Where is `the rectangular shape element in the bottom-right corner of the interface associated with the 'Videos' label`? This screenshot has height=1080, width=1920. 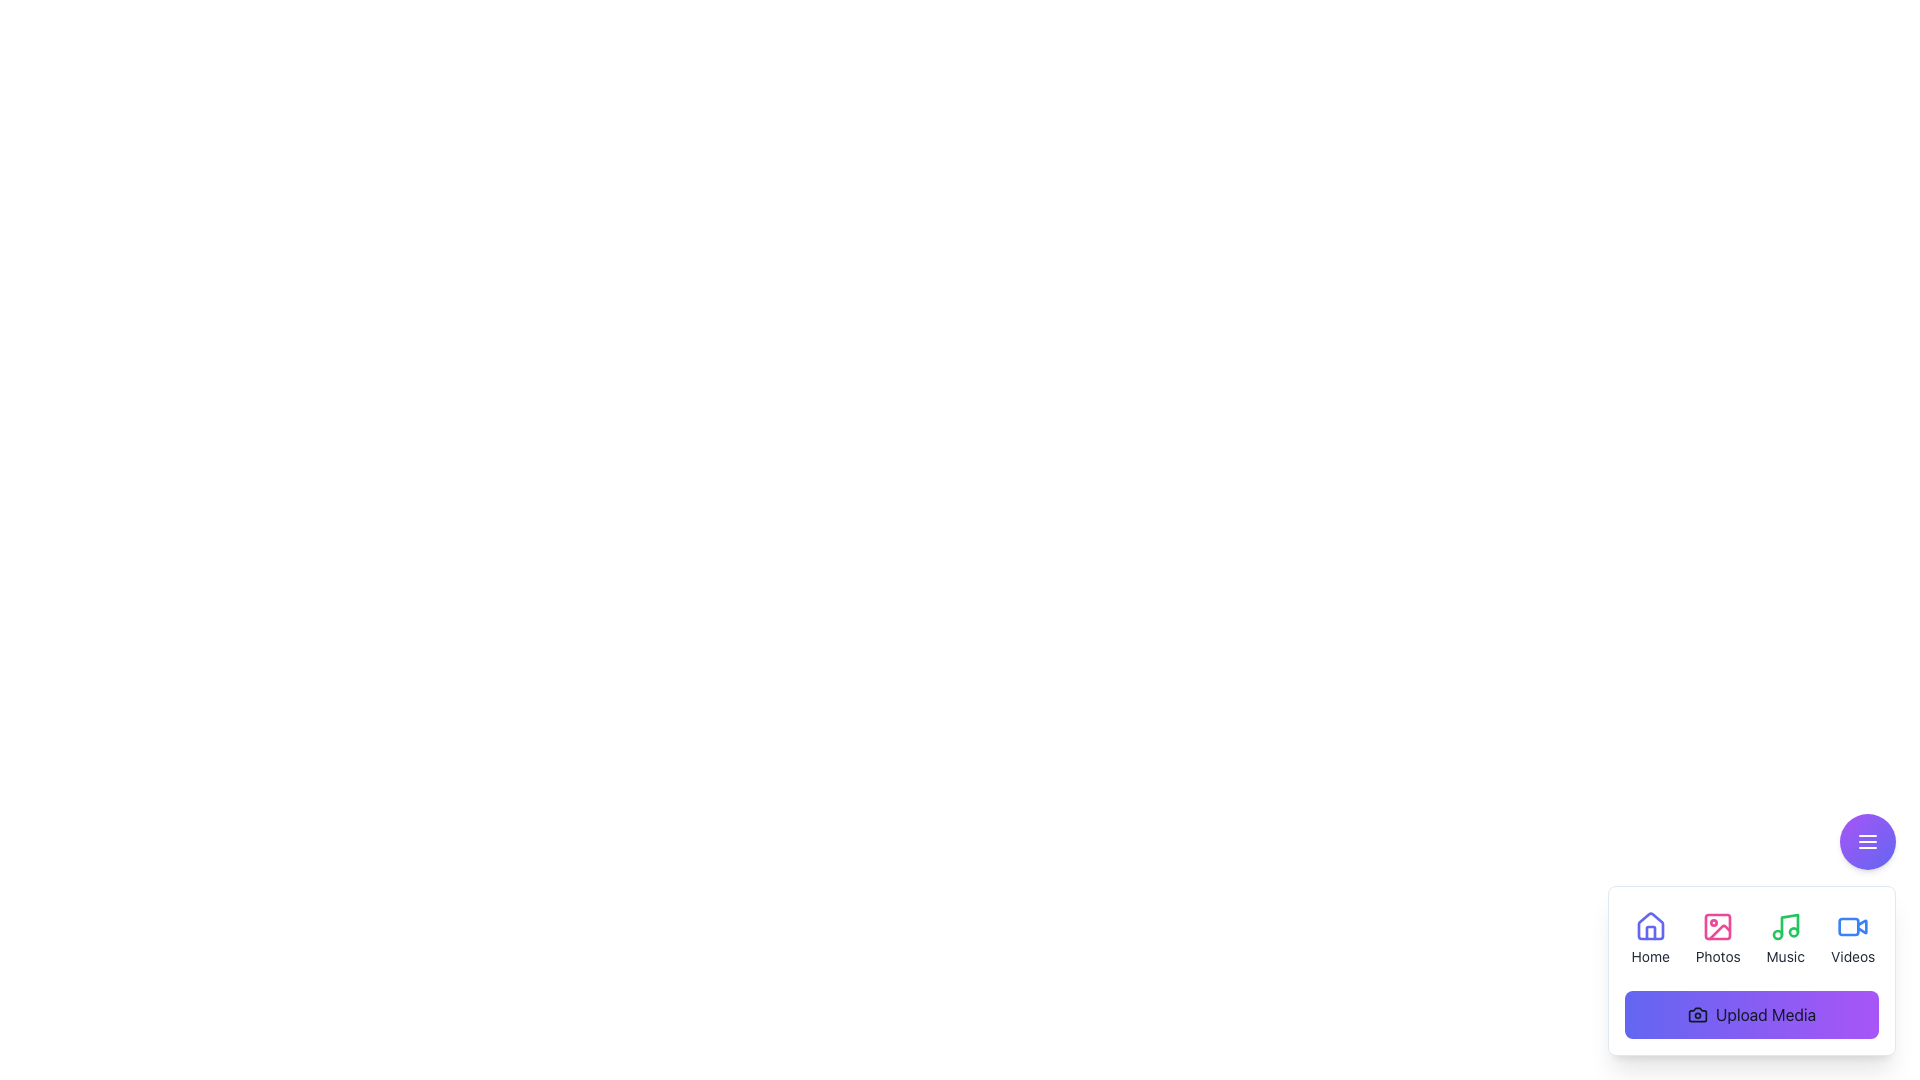
the rectangular shape element in the bottom-right corner of the interface associated with the 'Videos' label is located at coordinates (1848, 926).